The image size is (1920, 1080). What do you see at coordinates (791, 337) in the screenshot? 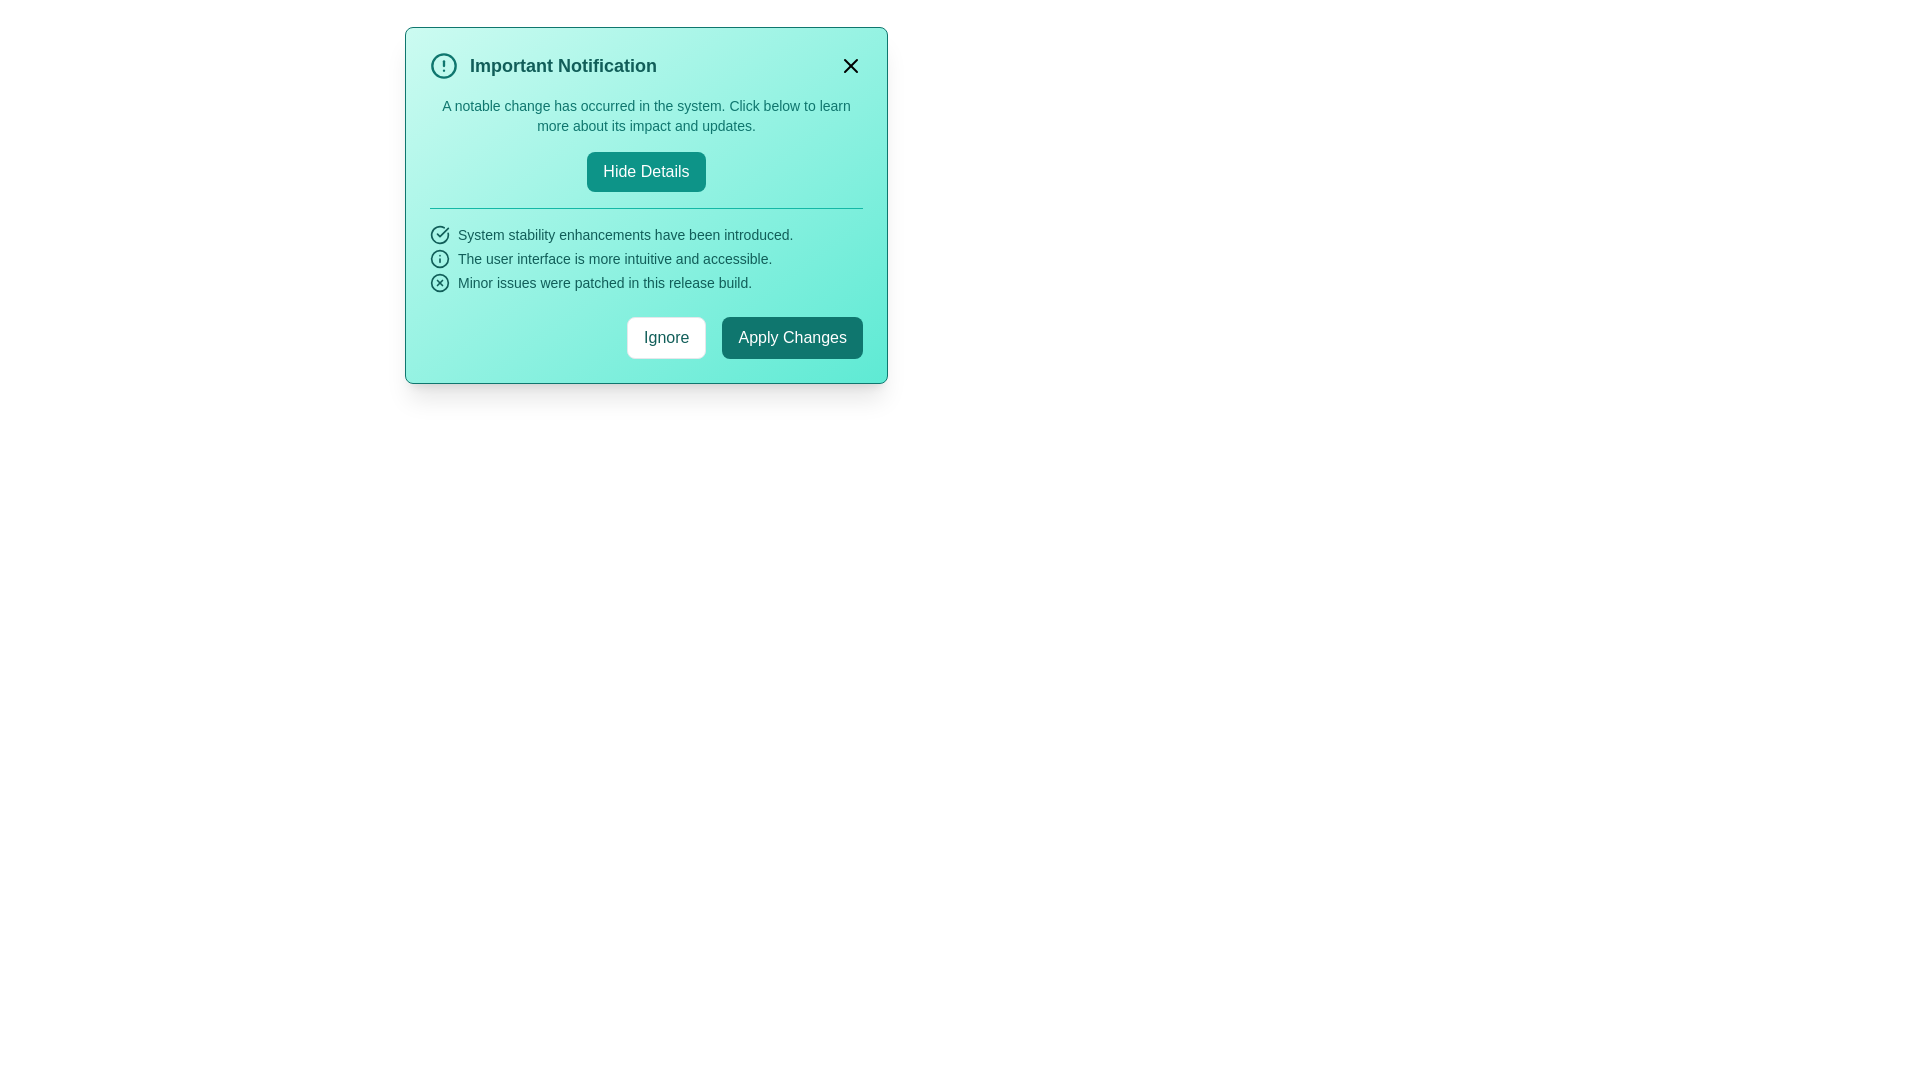
I see `the 'Apply' button located in the bottom-right corner of the modal dialog to apply changes and possibly close the dialog` at bounding box center [791, 337].